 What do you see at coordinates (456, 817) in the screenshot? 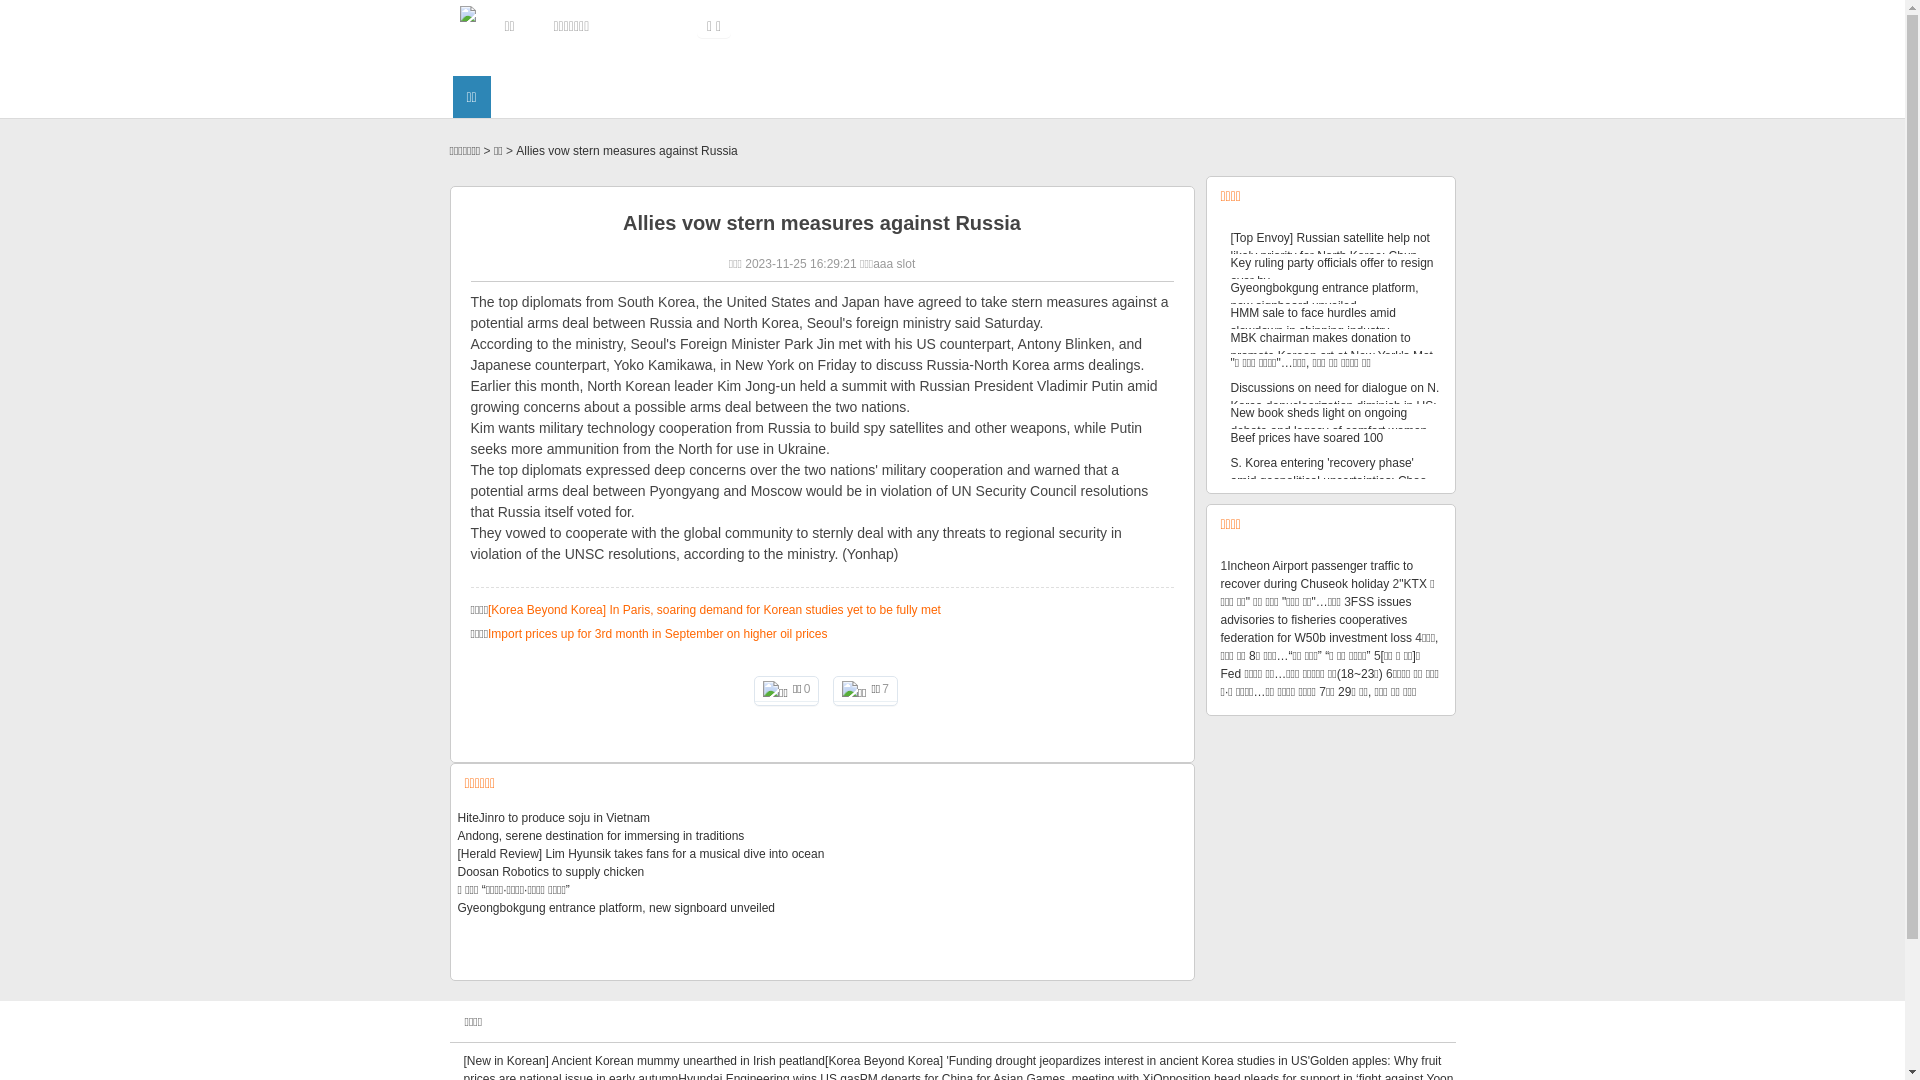
I see `'HiteJinro to produce soju in Vietnam'` at bounding box center [456, 817].